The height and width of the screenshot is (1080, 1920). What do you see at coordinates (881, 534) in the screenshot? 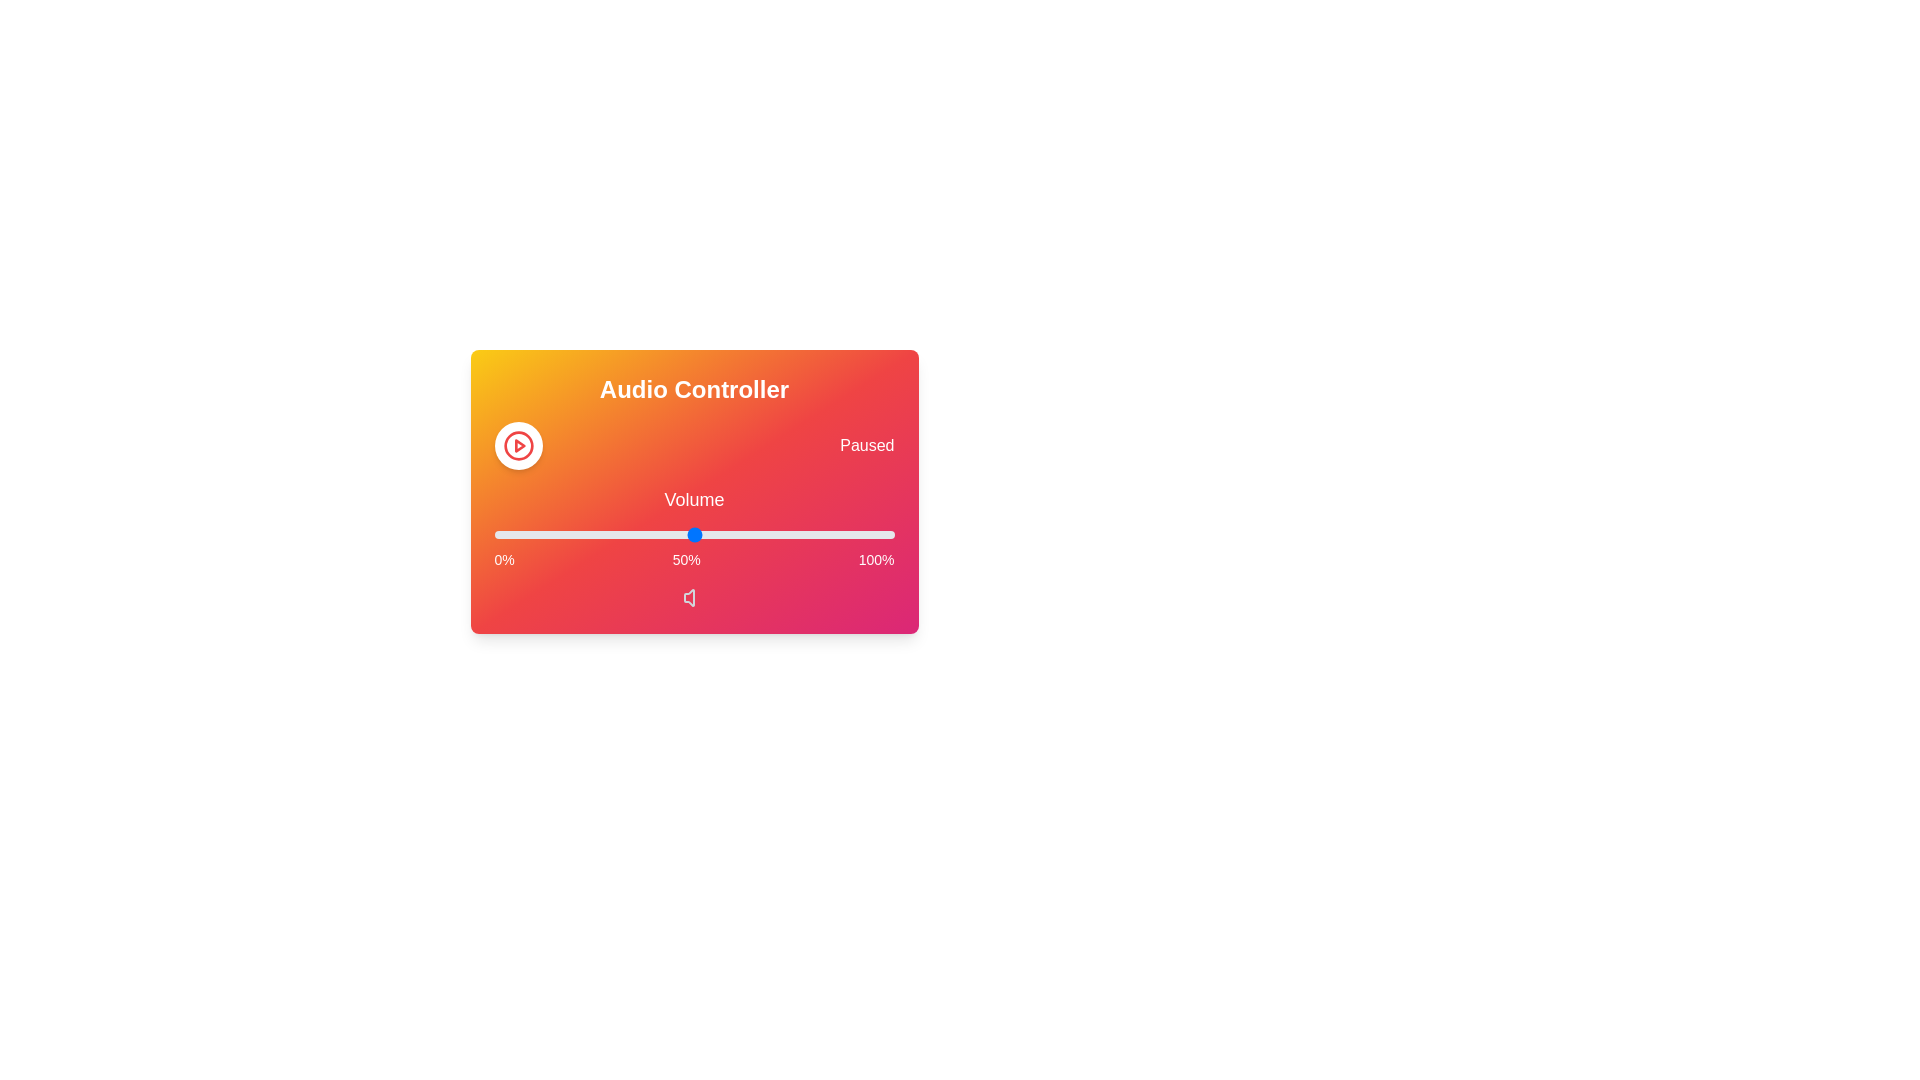
I see `the volume slider to 97%` at bounding box center [881, 534].